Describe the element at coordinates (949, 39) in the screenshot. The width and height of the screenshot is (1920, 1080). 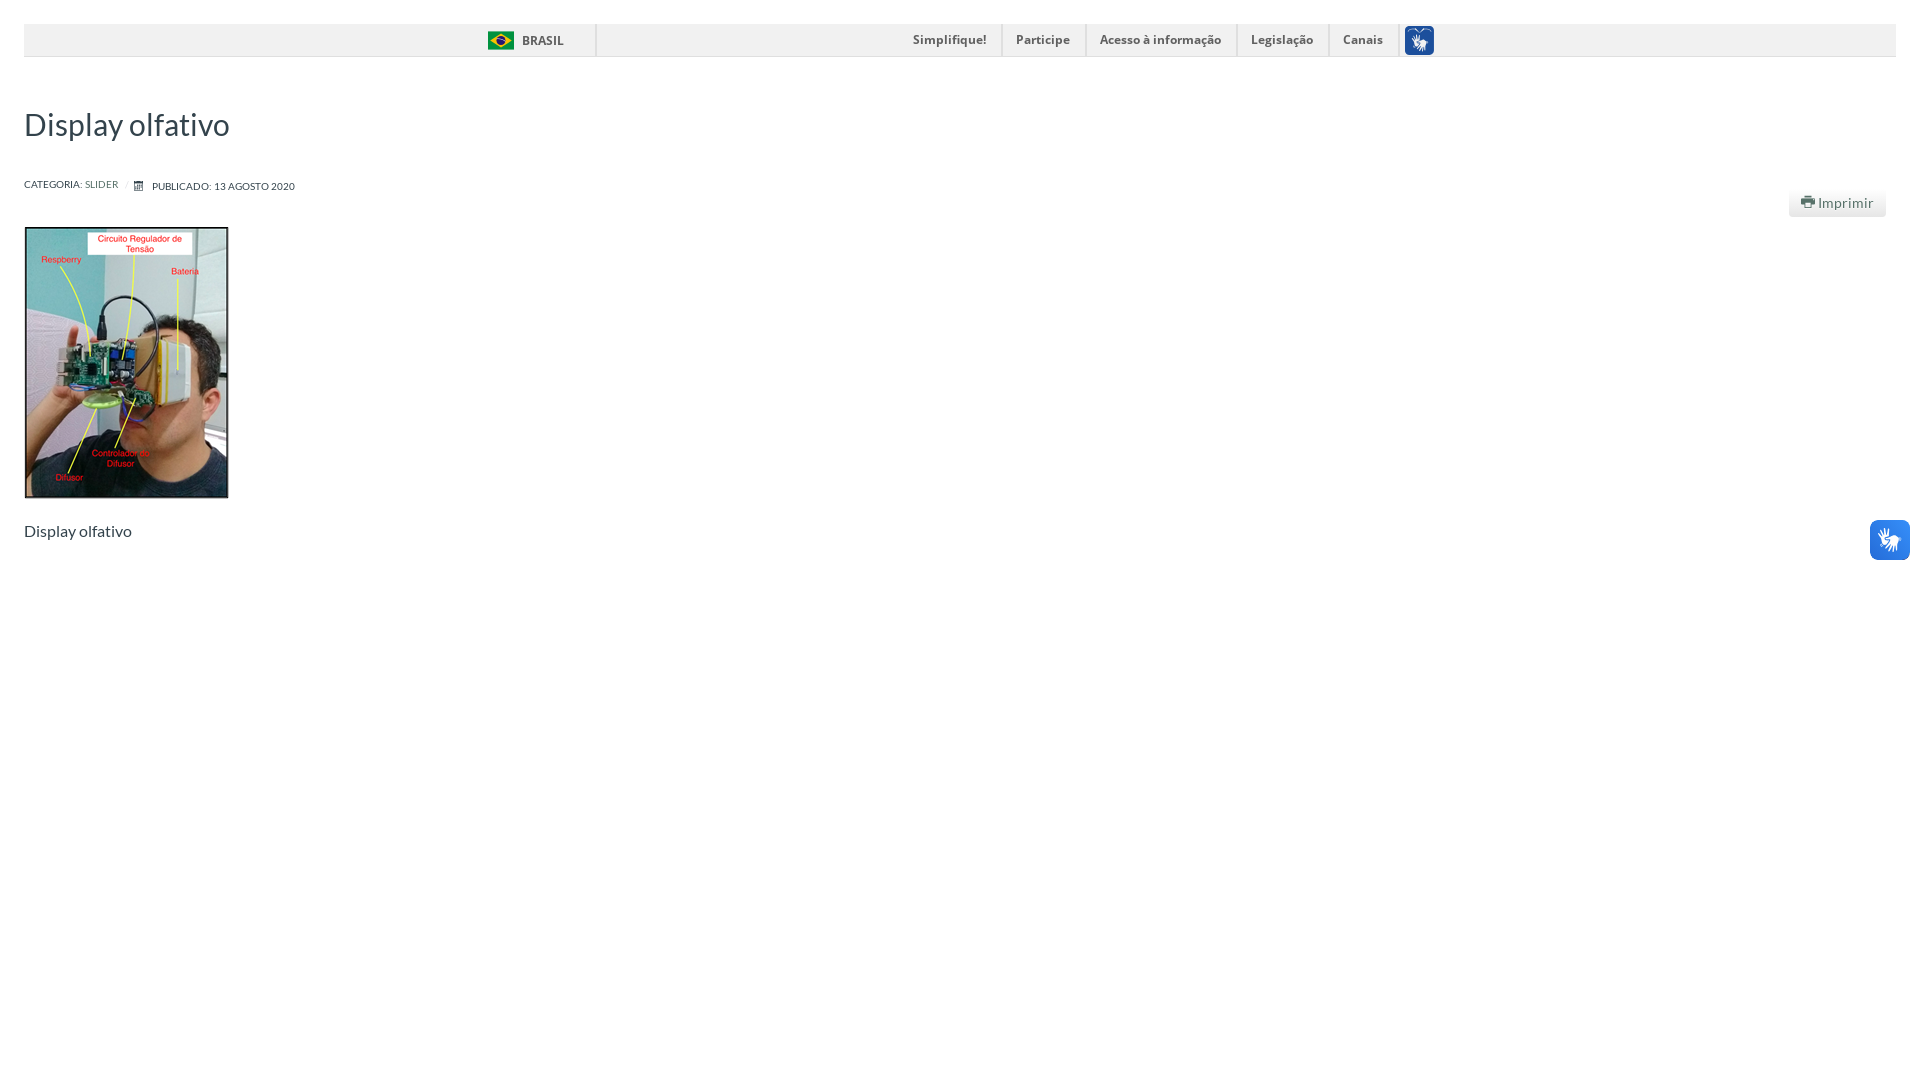
I see `'Simplifique!'` at that location.